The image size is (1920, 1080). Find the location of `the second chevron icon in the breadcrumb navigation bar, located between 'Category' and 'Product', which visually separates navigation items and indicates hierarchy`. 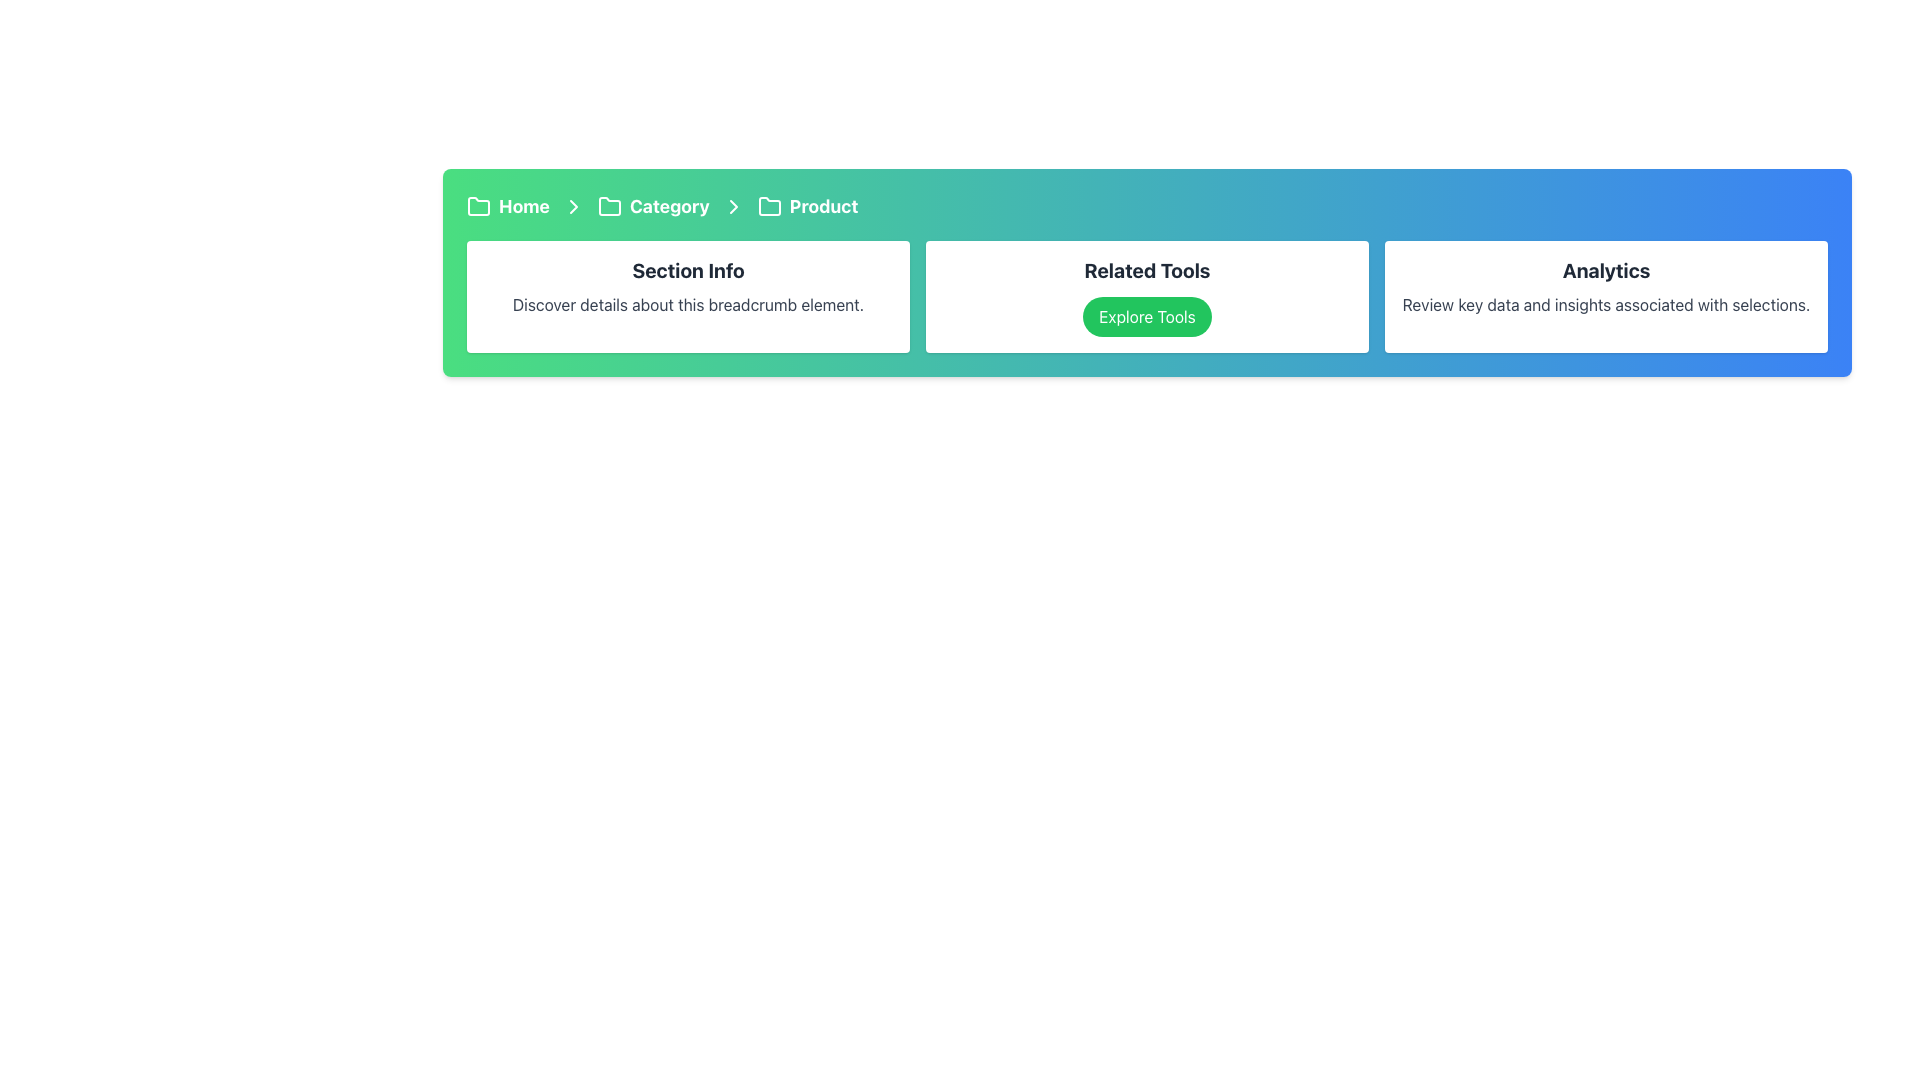

the second chevron icon in the breadcrumb navigation bar, located between 'Category' and 'Product', which visually separates navigation items and indicates hierarchy is located at coordinates (572, 207).